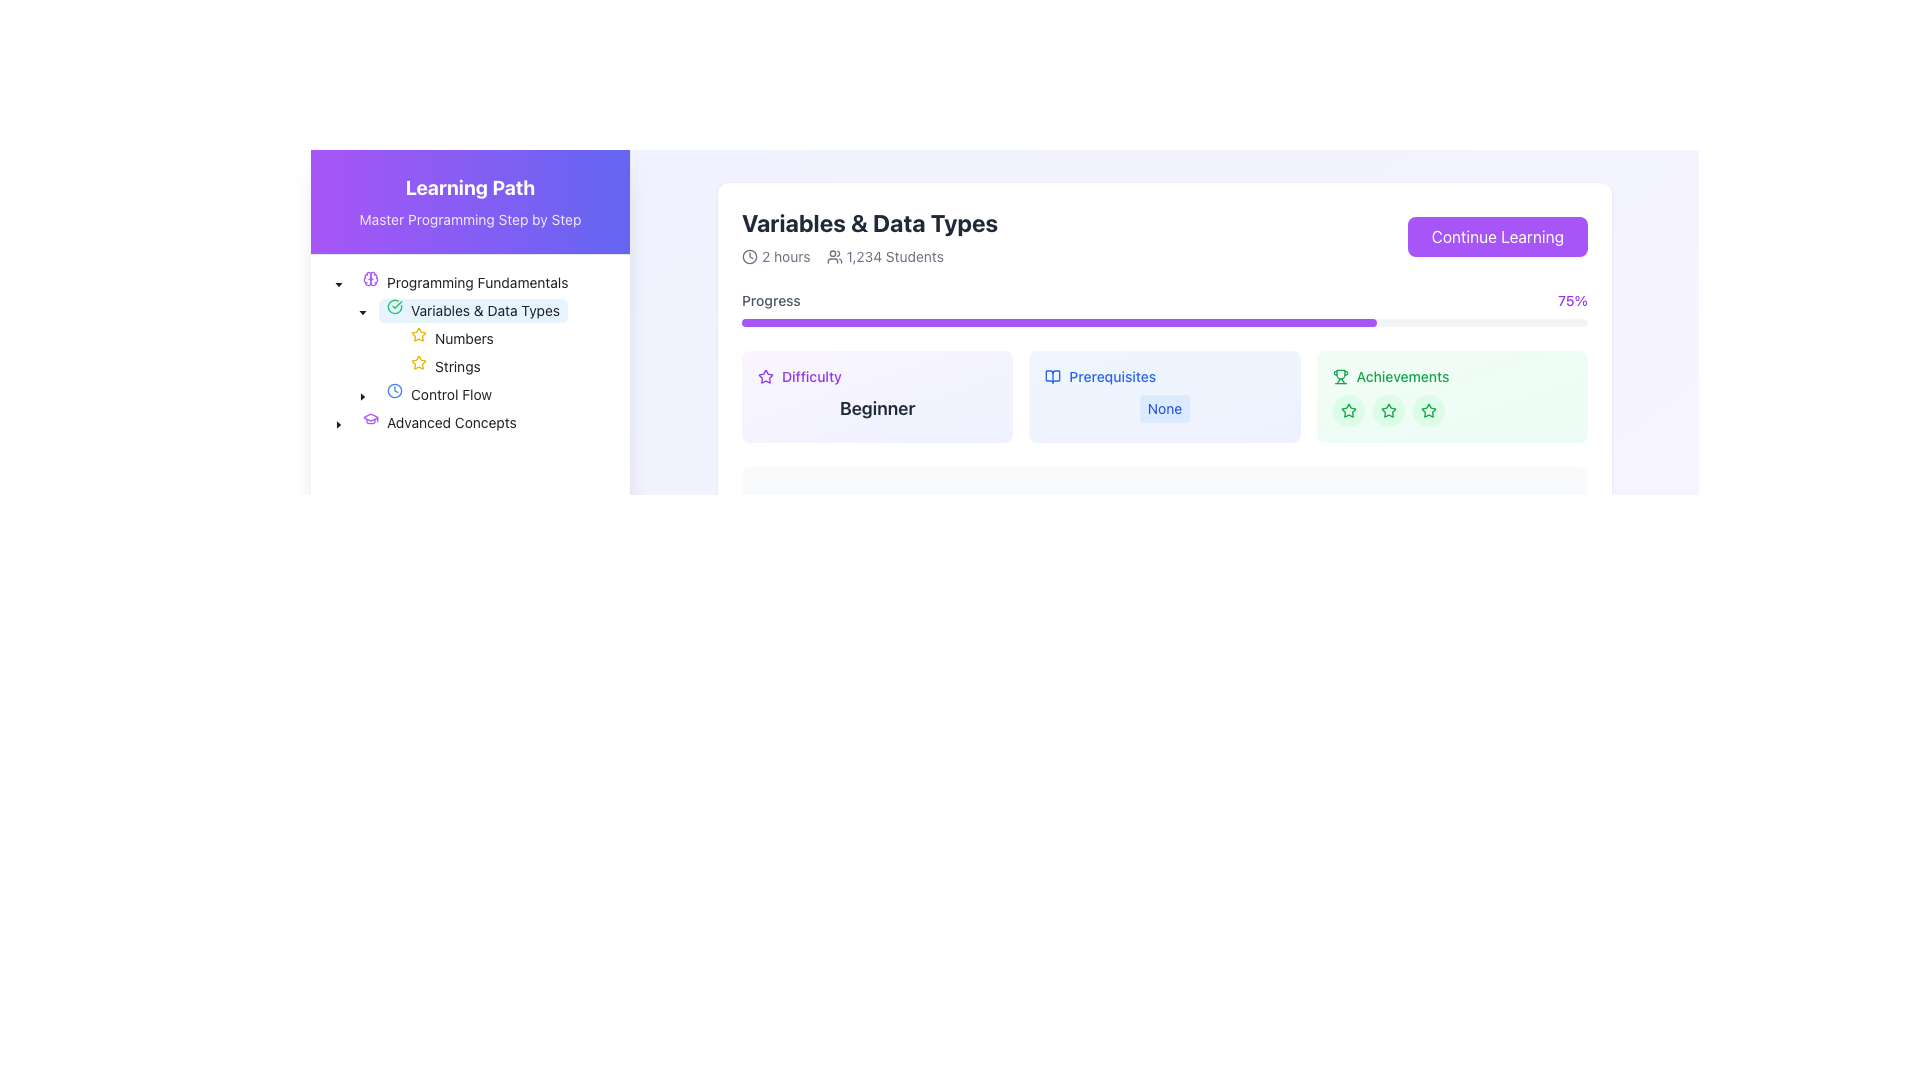 The image size is (1920, 1080). Describe the element at coordinates (350, 366) in the screenshot. I see `the indentation unit that is part of the tree view structure under the 'Strings' node, indicating a hierarchical relationship` at that location.